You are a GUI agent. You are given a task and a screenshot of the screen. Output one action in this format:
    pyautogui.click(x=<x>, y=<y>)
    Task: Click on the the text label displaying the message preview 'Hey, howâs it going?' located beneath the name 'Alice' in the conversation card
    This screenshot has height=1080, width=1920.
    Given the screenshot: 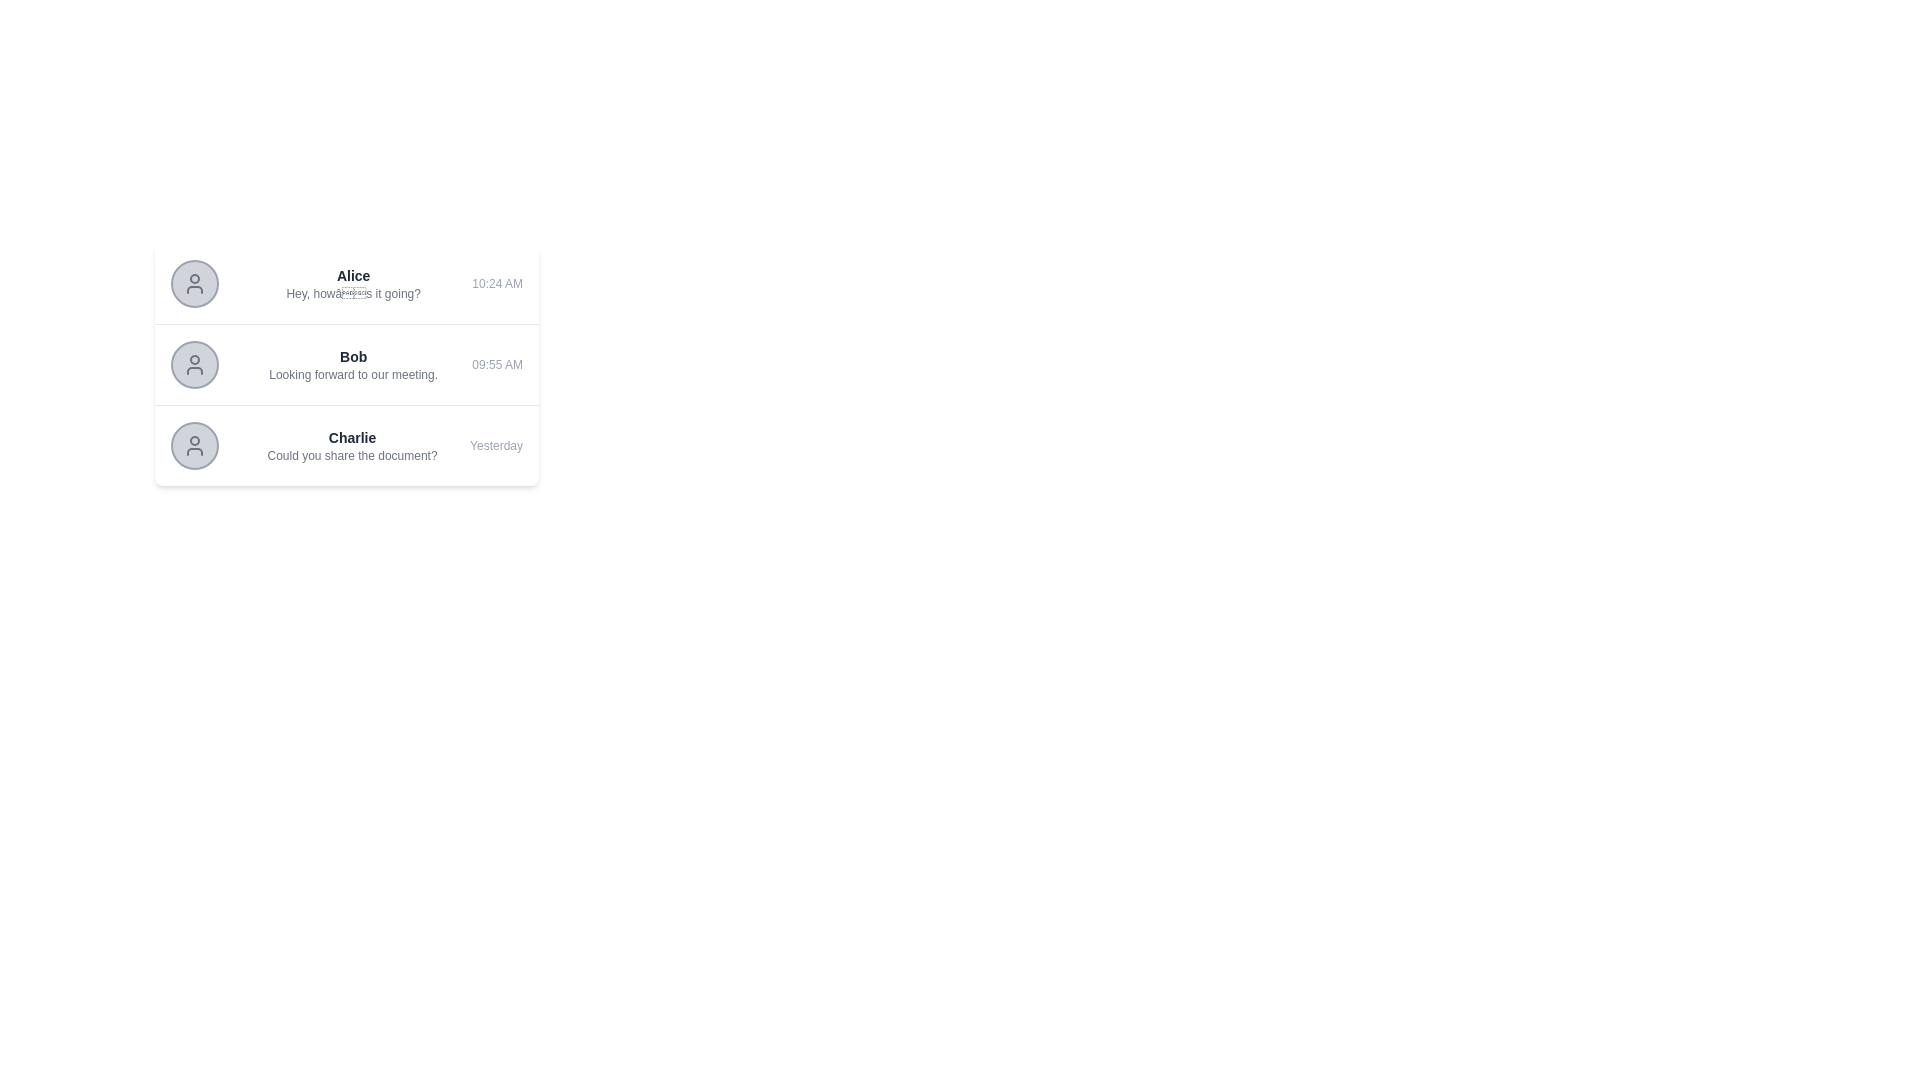 What is the action you would take?
    pyautogui.click(x=353, y=293)
    